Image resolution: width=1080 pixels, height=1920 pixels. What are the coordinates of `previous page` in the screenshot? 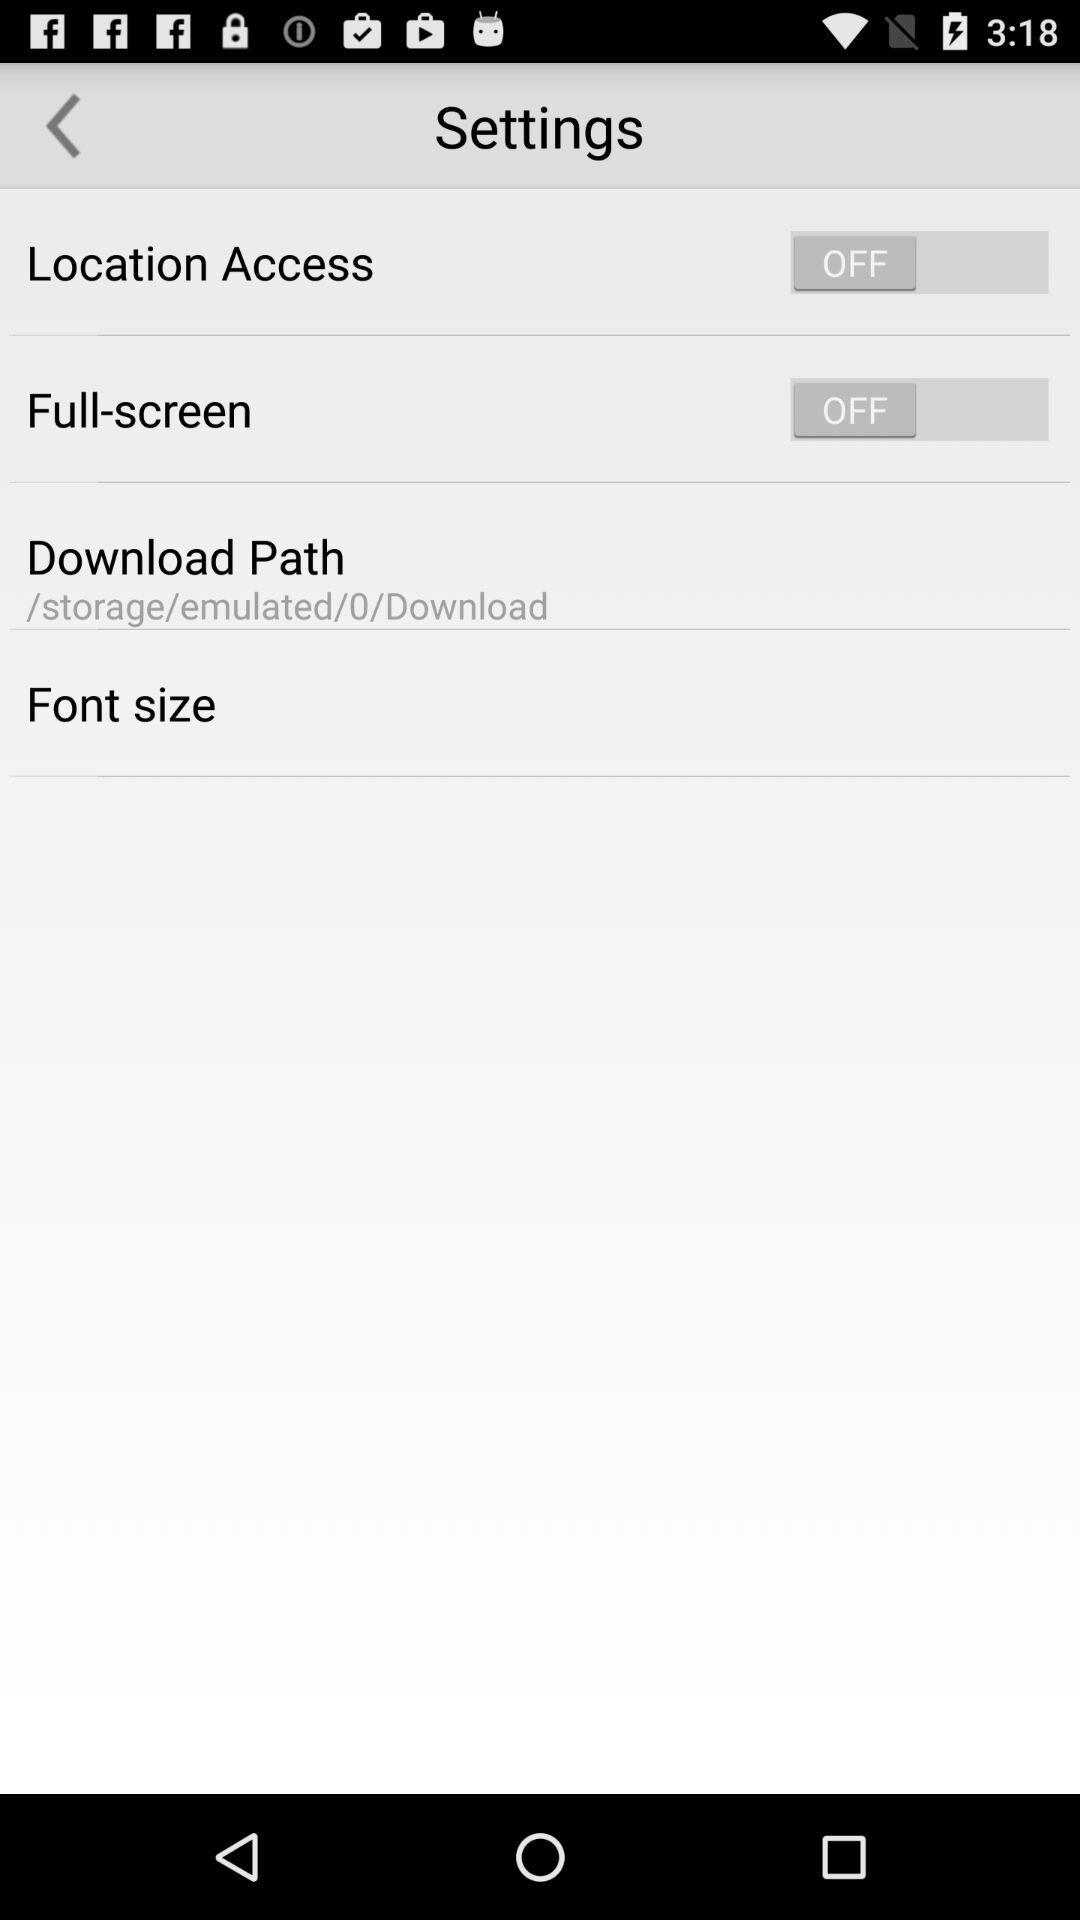 It's located at (61, 124).